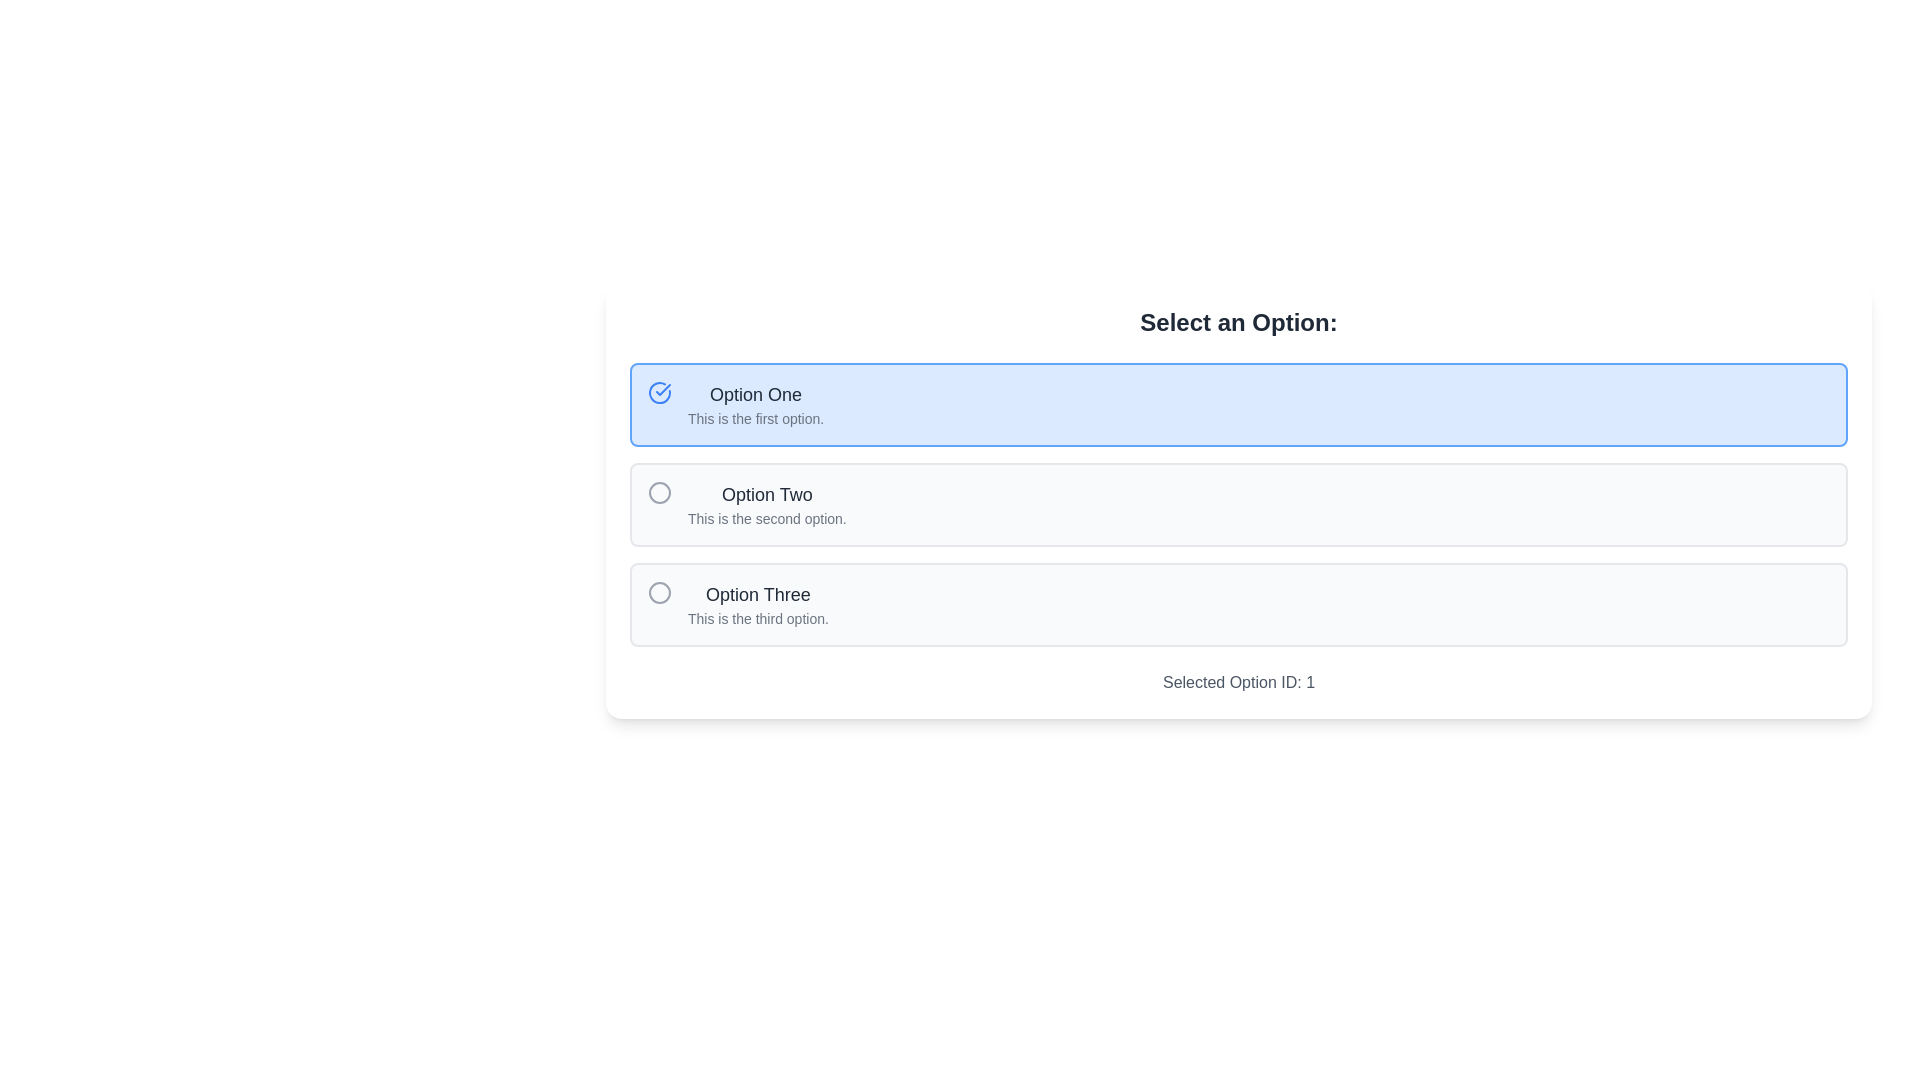 This screenshot has height=1080, width=1920. Describe the element at coordinates (766, 518) in the screenshot. I see `the descriptive text label located directly beneath 'Option Two', which provides supplemental content for this option` at that location.